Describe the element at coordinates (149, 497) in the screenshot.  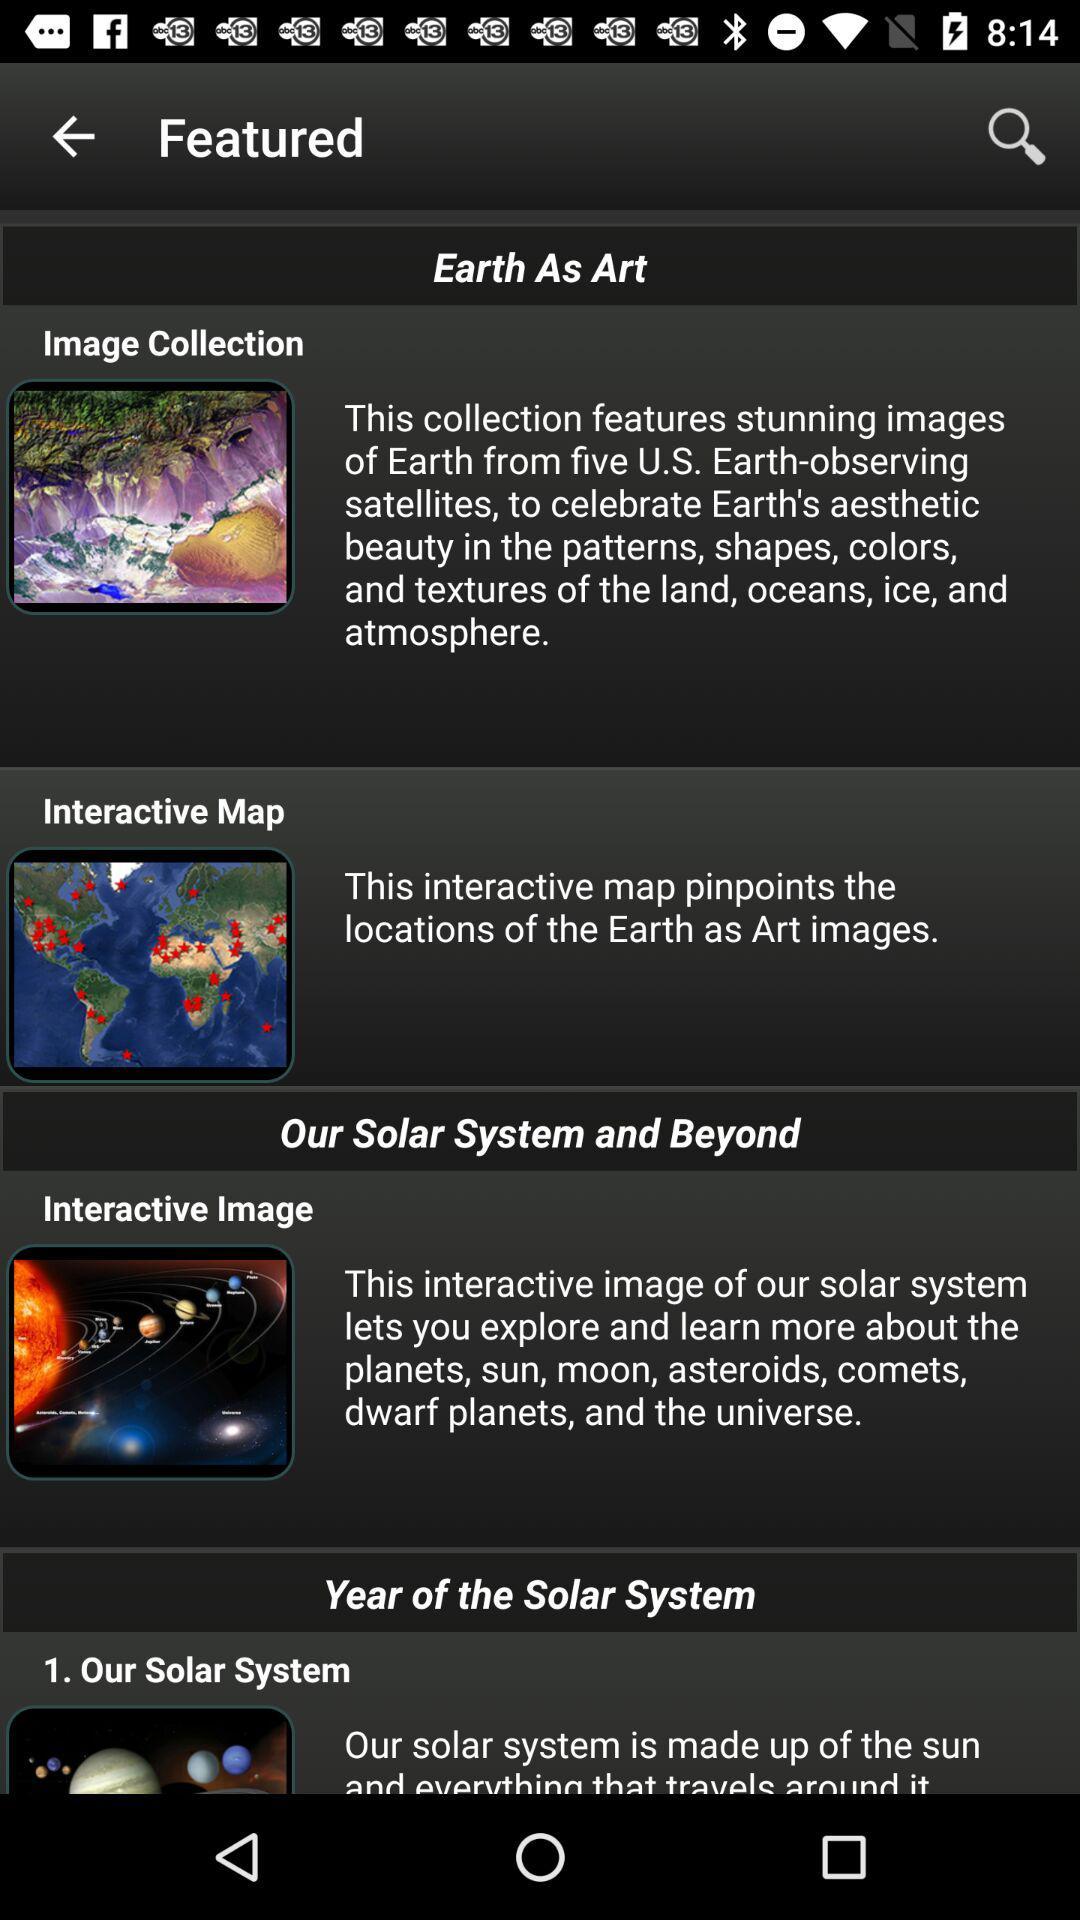
I see `the image which is below the image collection` at that location.